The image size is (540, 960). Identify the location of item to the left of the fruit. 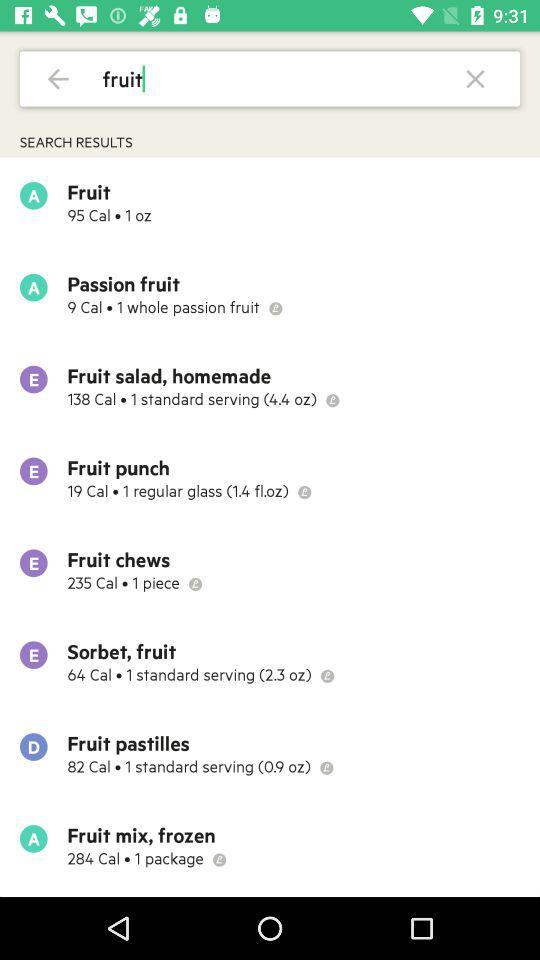
(58, 78).